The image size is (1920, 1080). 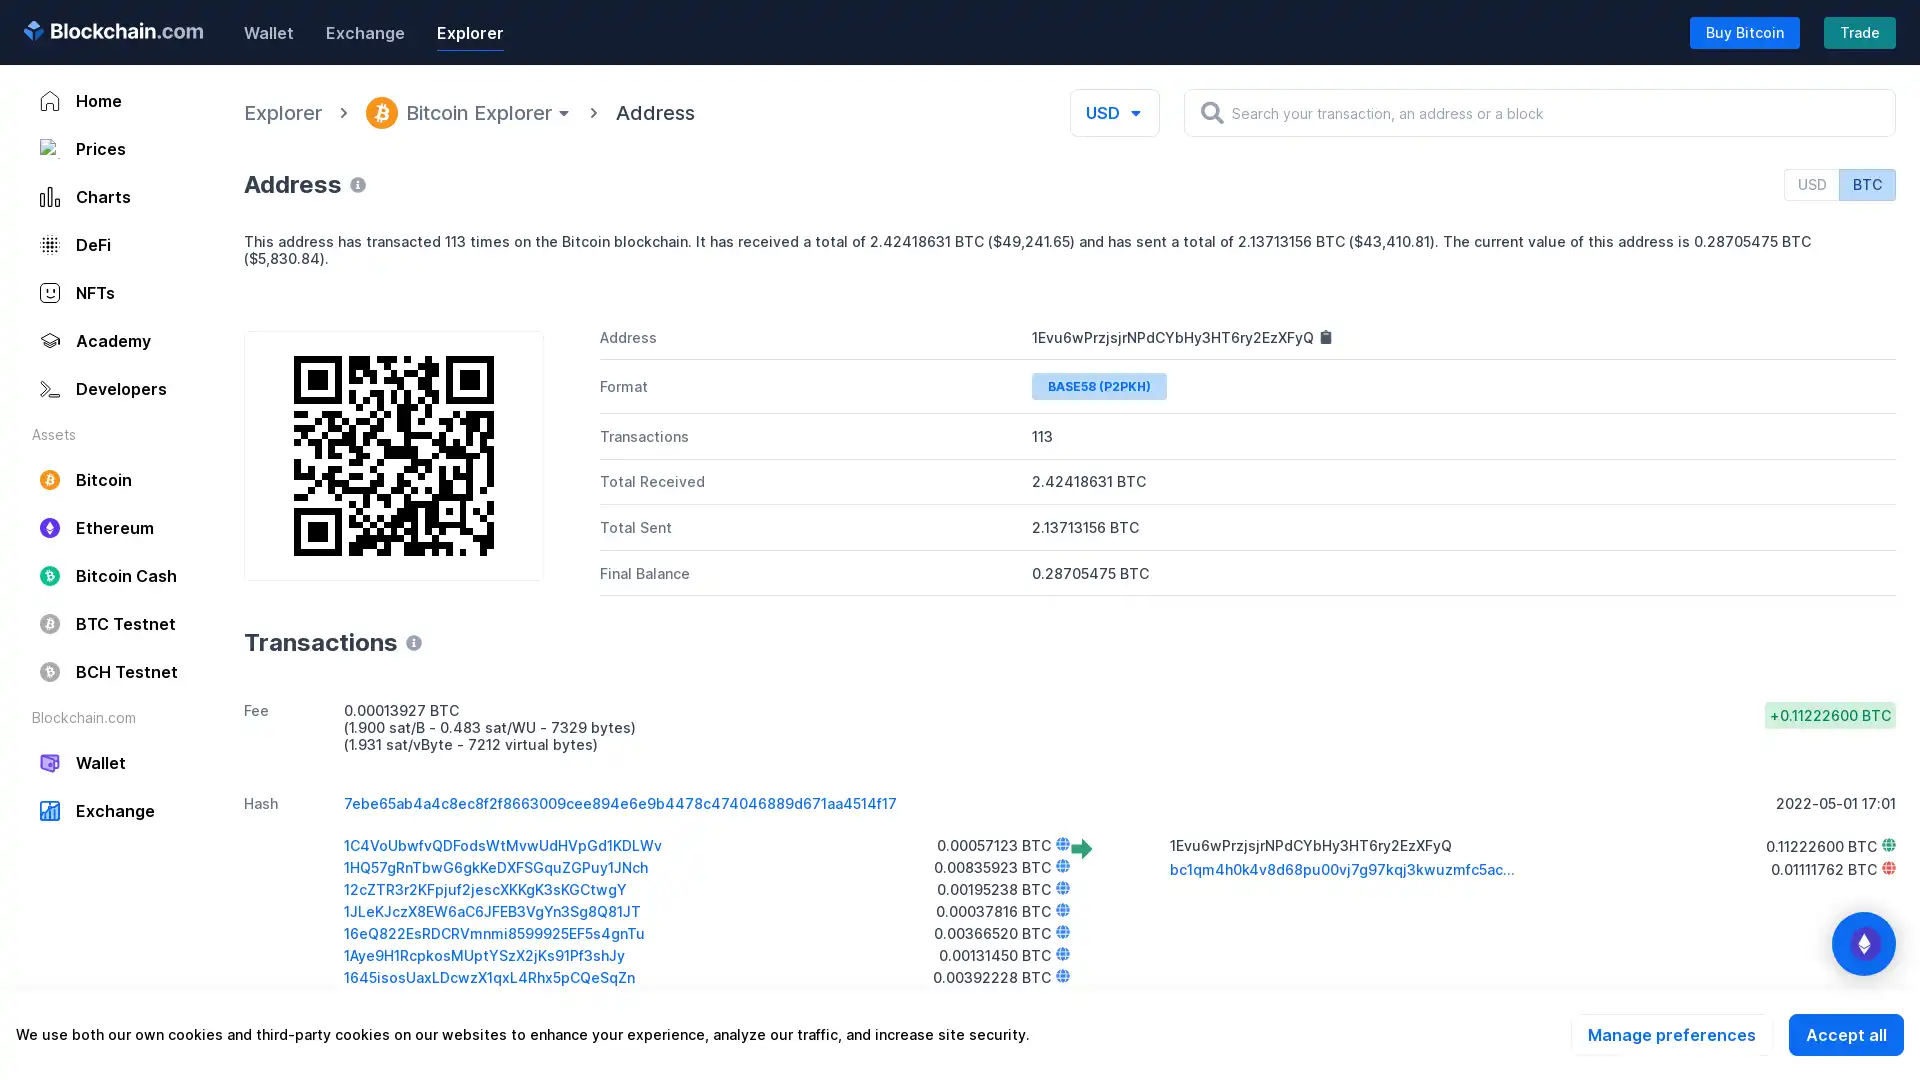 What do you see at coordinates (1862, 944) in the screenshot?
I see `alternating coins` at bounding box center [1862, 944].